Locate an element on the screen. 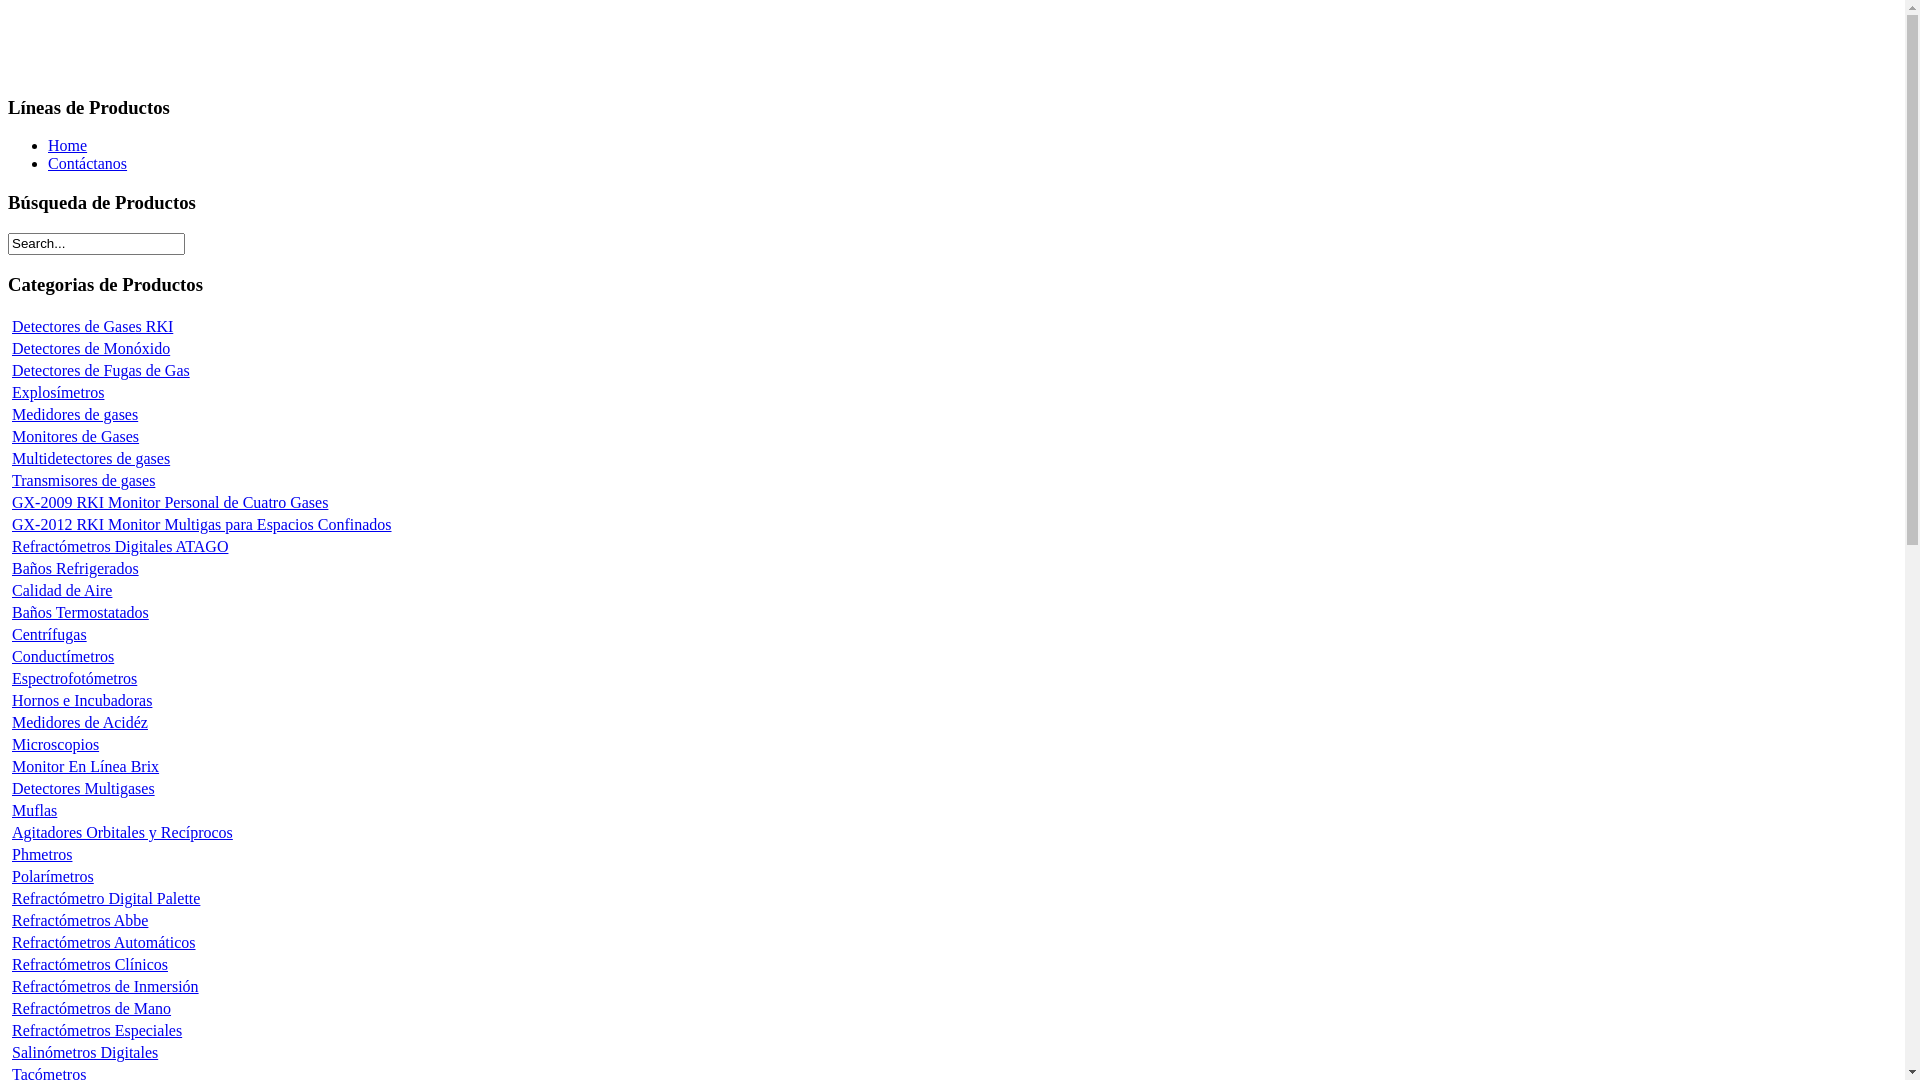 Image resolution: width=1920 pixels, height=1080 pixels. 'Phmetros' is located at coordinates (42, 854).